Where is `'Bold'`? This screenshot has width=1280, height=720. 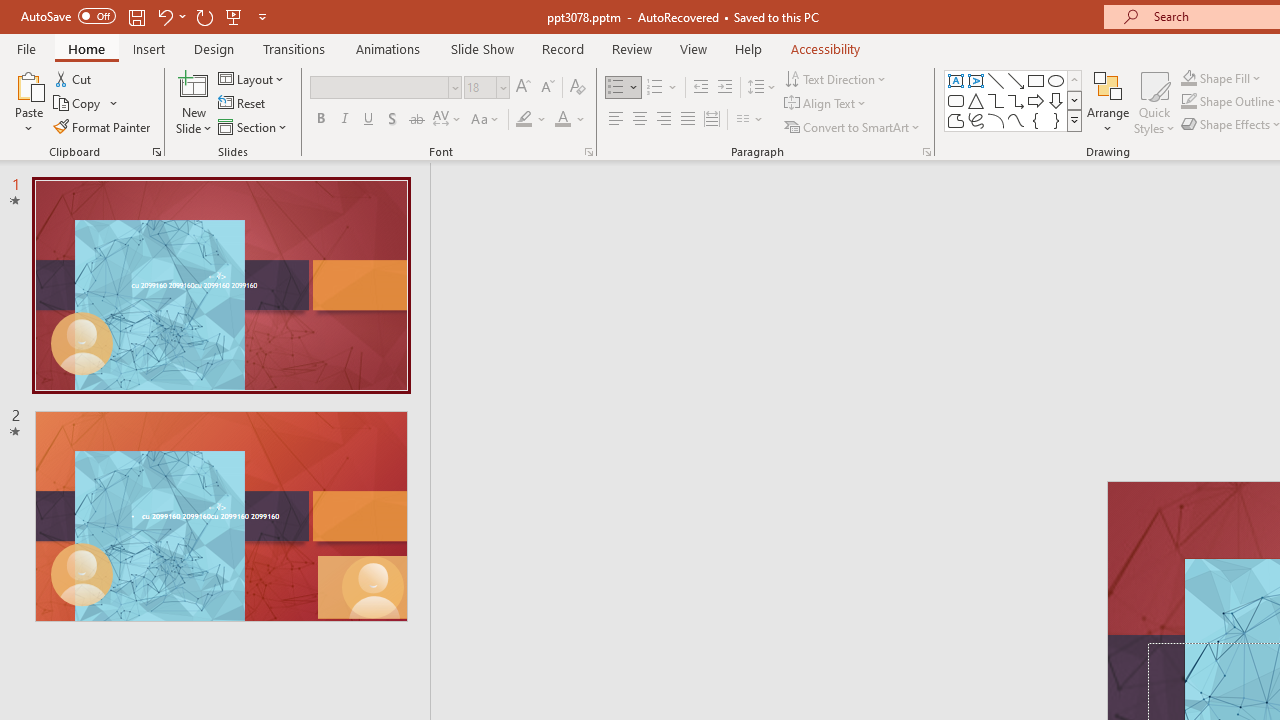 'Bold' is located at coordinates (320, 119).